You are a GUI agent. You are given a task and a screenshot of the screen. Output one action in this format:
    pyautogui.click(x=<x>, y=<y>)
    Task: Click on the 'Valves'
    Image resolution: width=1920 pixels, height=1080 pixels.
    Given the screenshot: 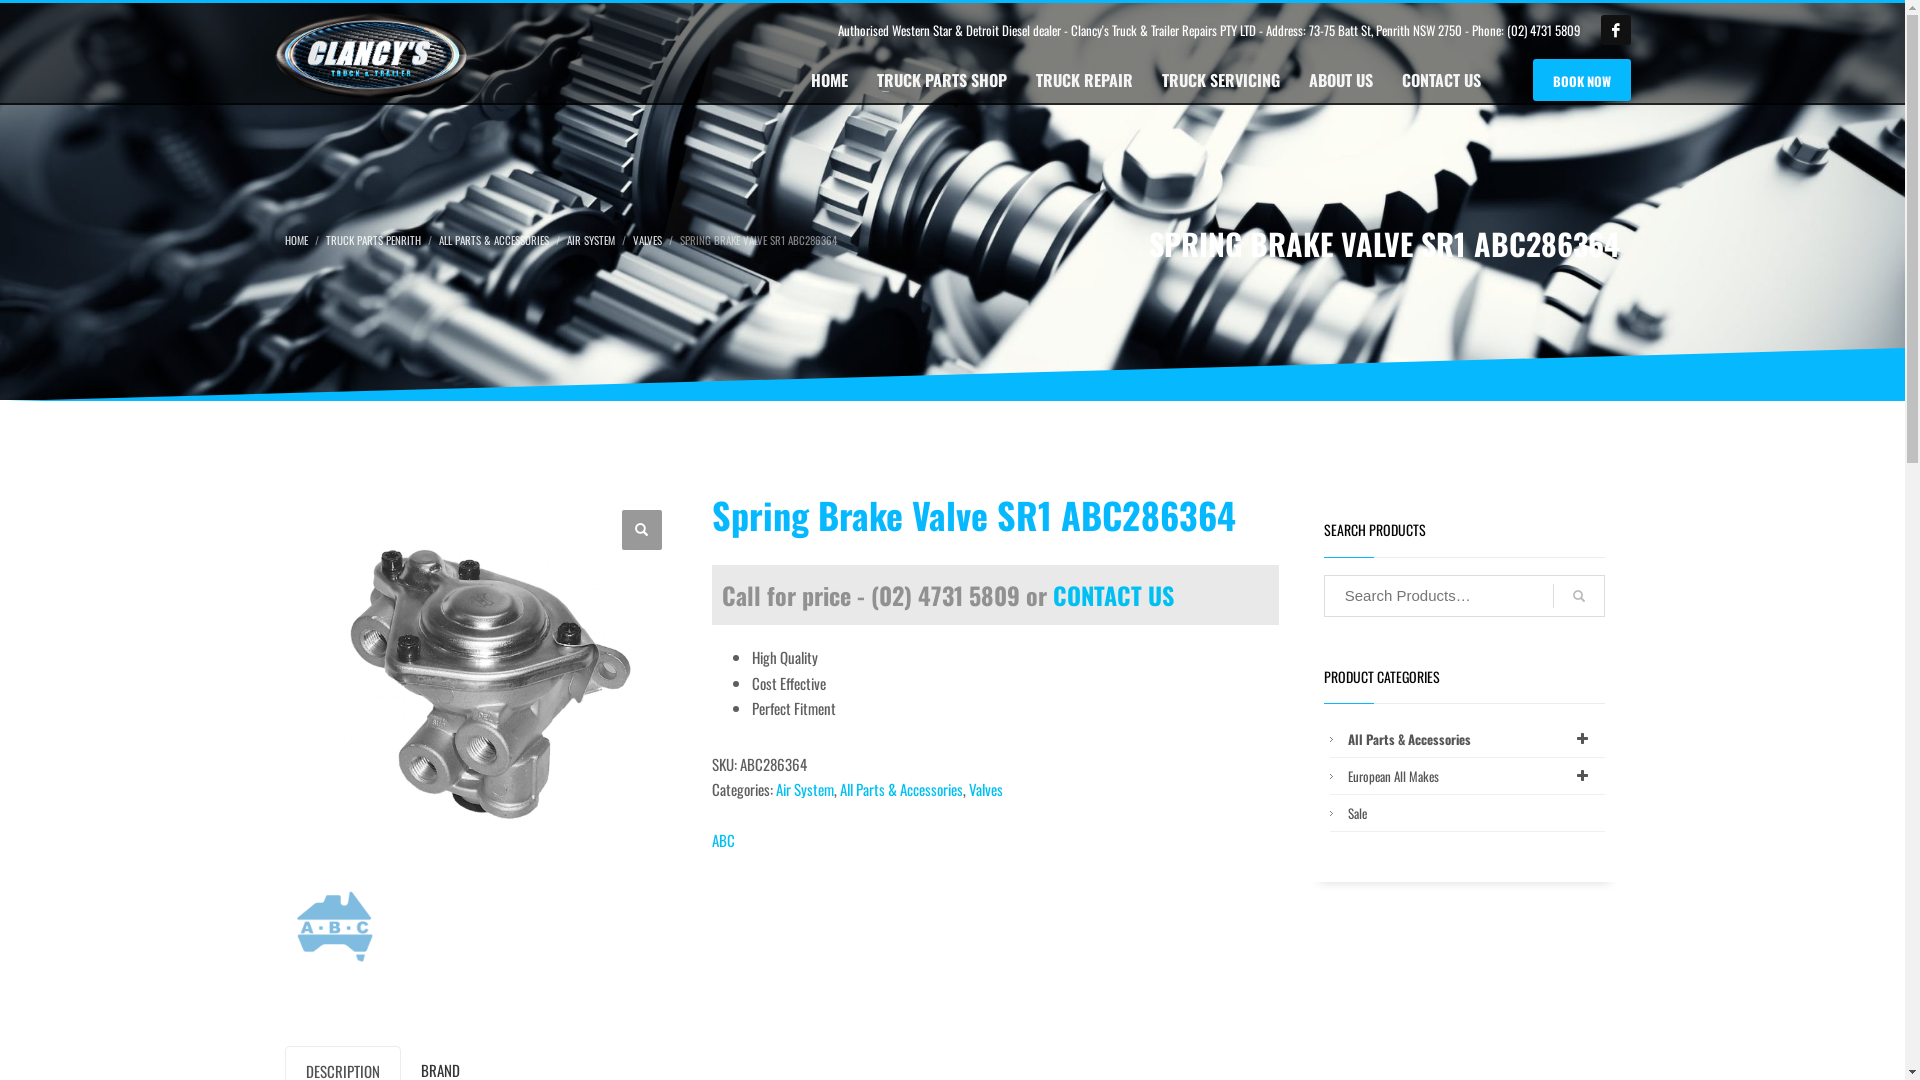 What is the action you would take?
    pyautogui.click(x=969, y=788)
    